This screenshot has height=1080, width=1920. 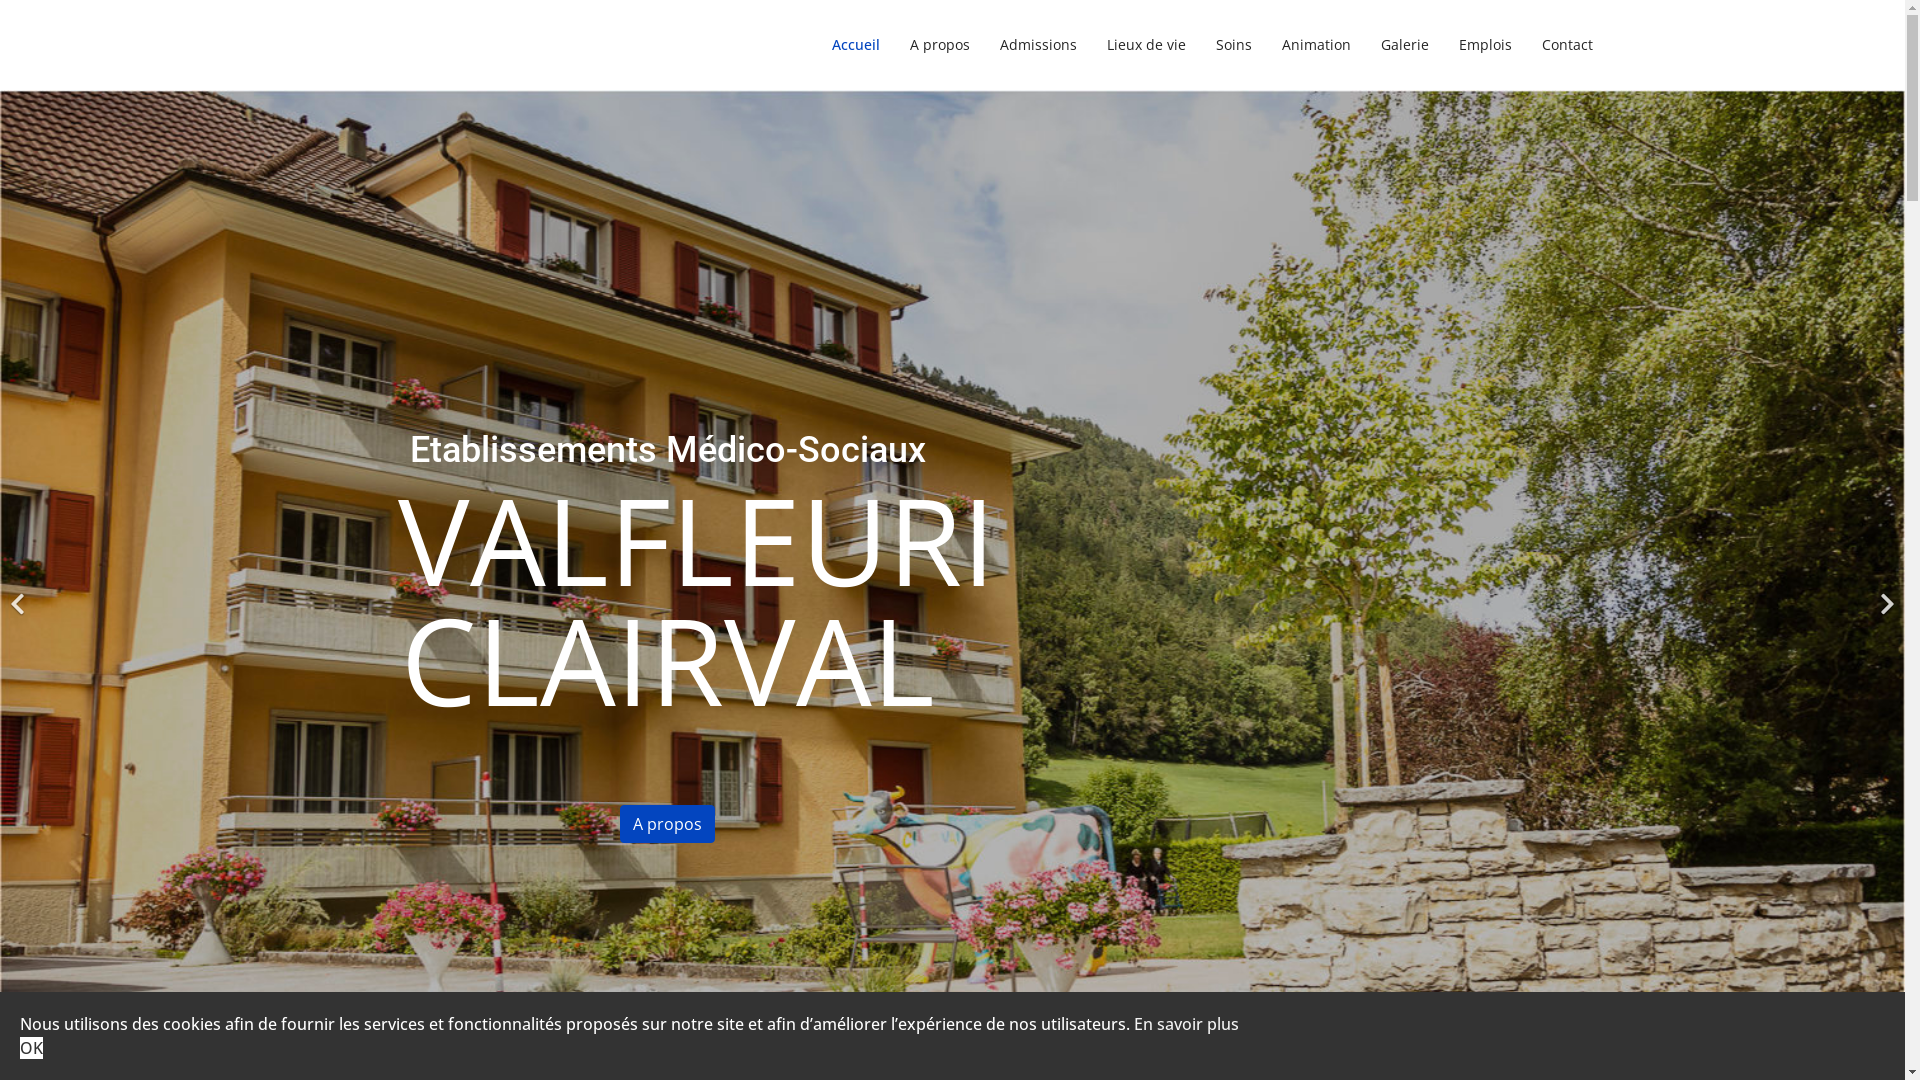 I want to click on 'Soins', so click(x=1200, y=45).